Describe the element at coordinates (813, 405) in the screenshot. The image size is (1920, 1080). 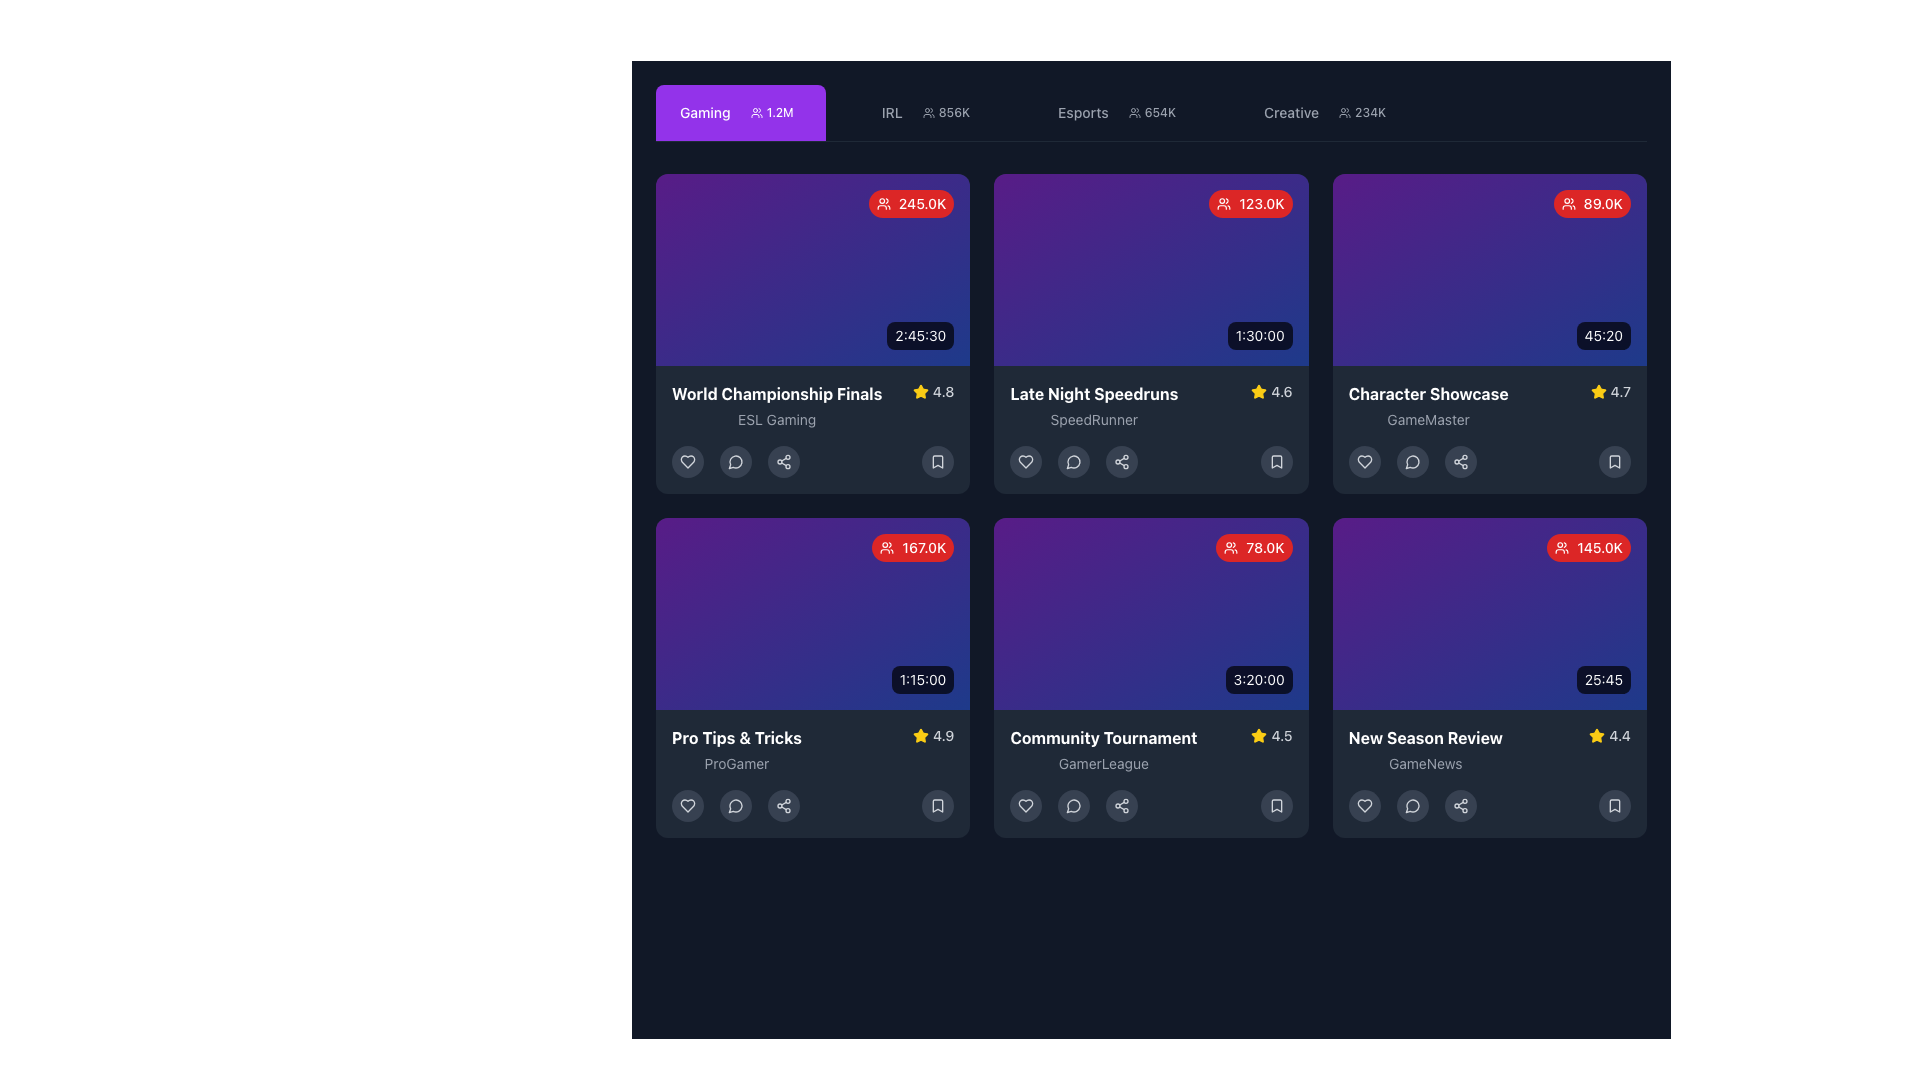
I see `the text element displaying 'World Championship Finals' with the accompanying gold star icon and rating '4.8'` at that location.